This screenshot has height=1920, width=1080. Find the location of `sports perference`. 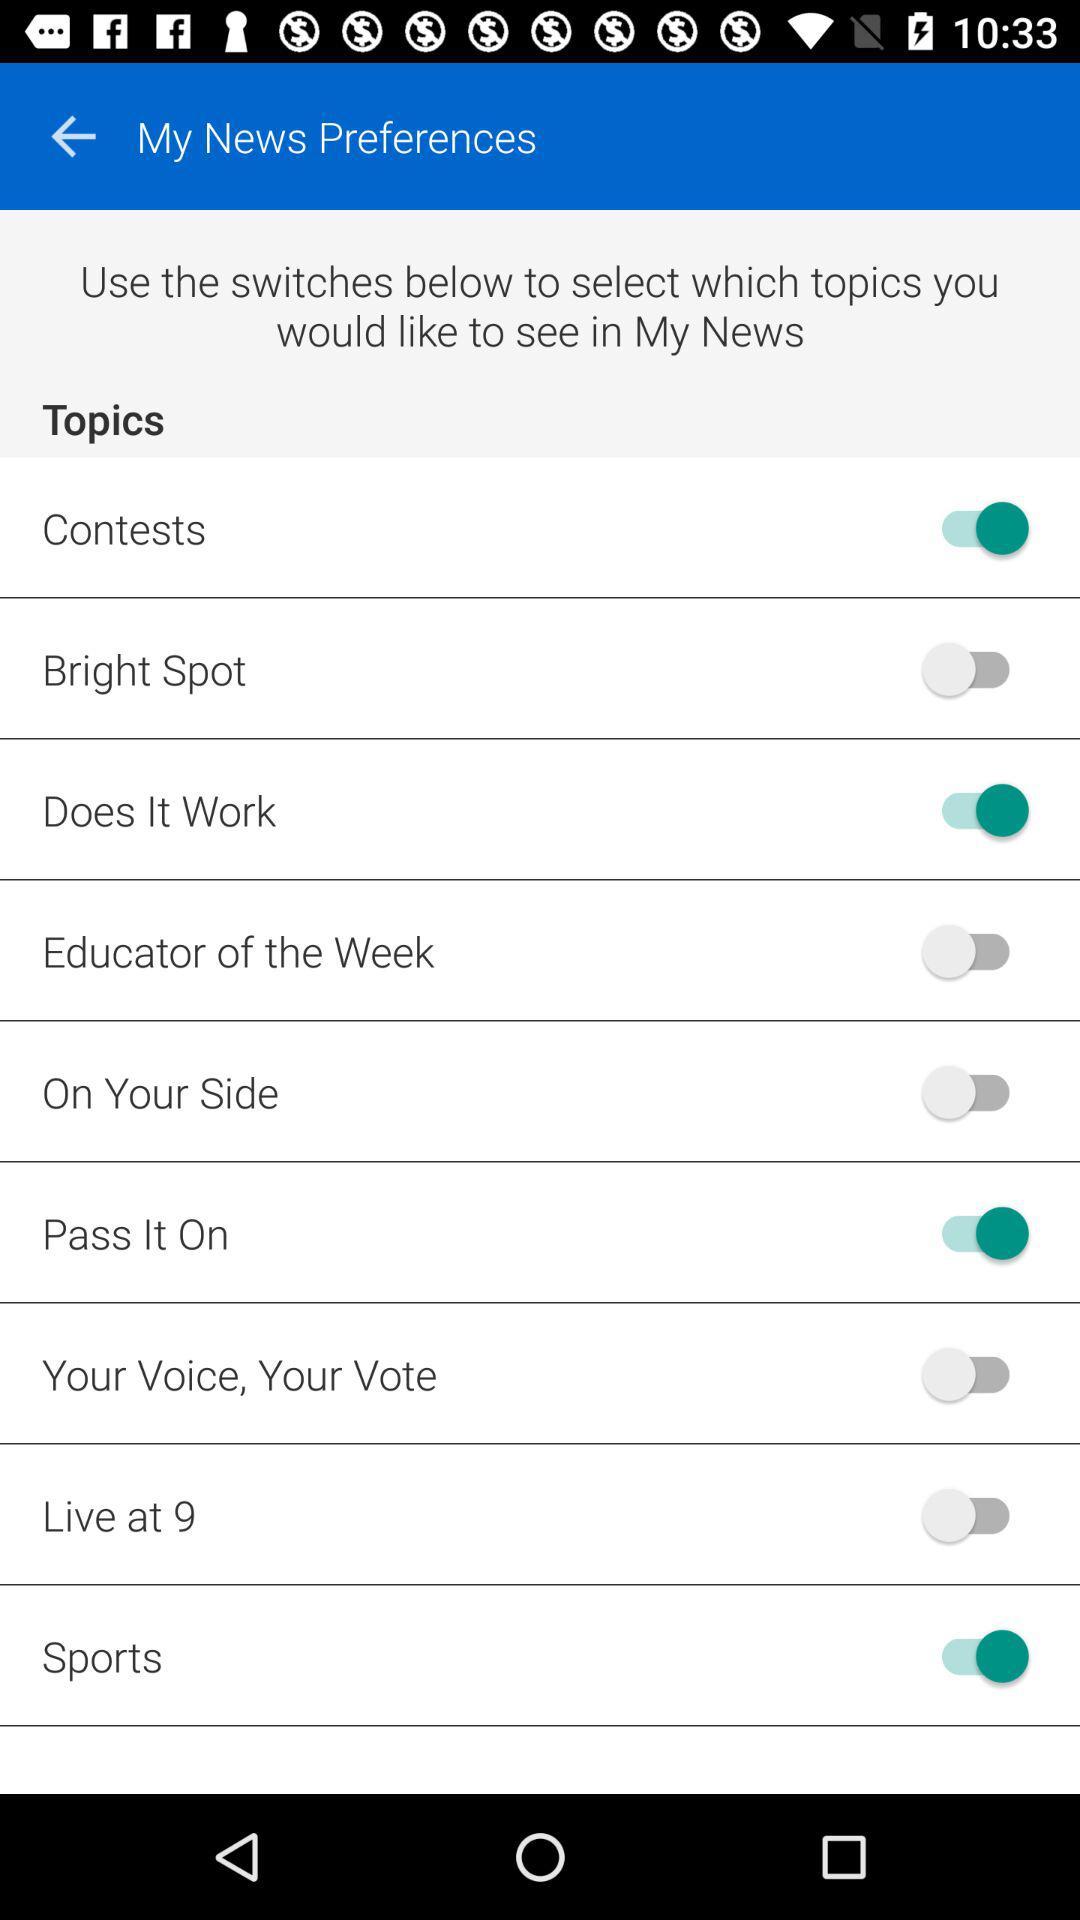

sports perference is located at coordinates (974, 1656).